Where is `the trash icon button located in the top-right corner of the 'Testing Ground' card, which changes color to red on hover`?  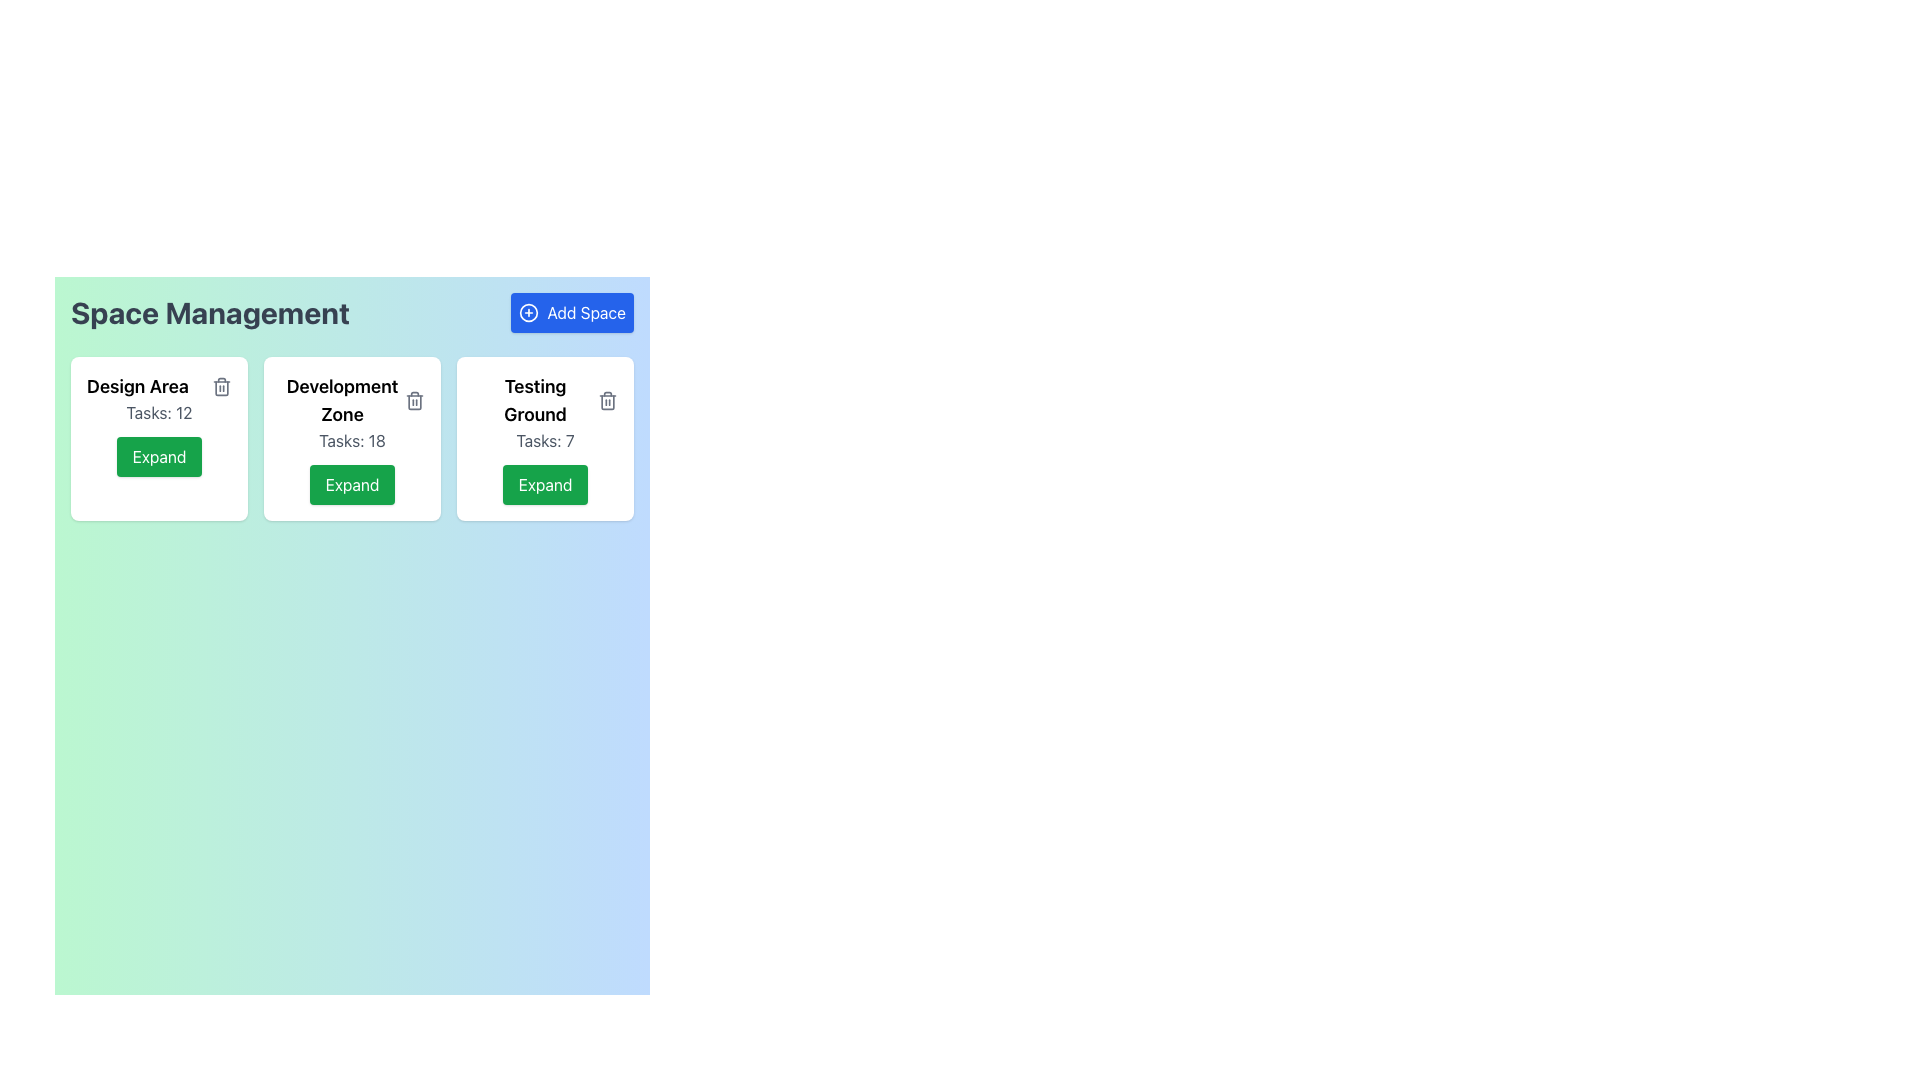
the trash icon button located in the top-right corner of the 'Testing Ground' card, which changes color to red on hover is located at coordinates (607, 401).